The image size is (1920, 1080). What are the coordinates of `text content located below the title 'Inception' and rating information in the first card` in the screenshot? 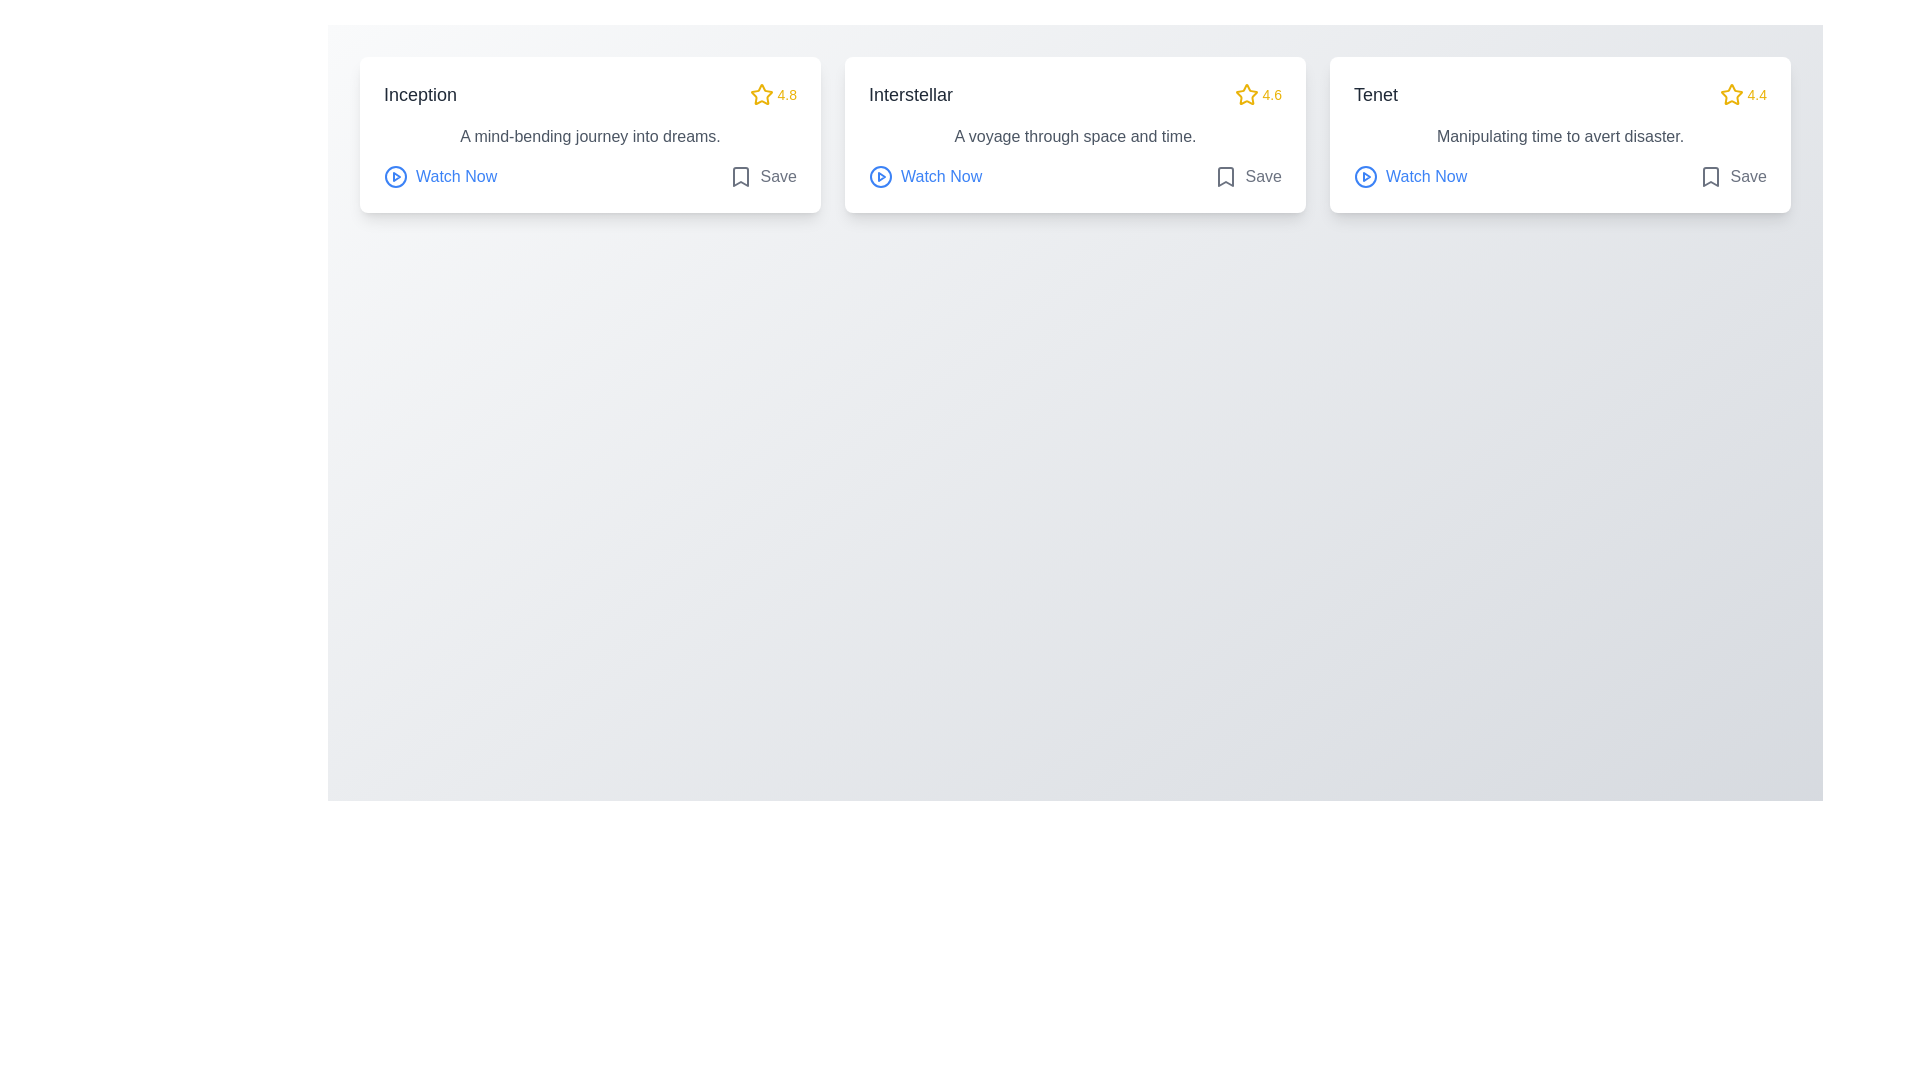 It's located at (589, 136).